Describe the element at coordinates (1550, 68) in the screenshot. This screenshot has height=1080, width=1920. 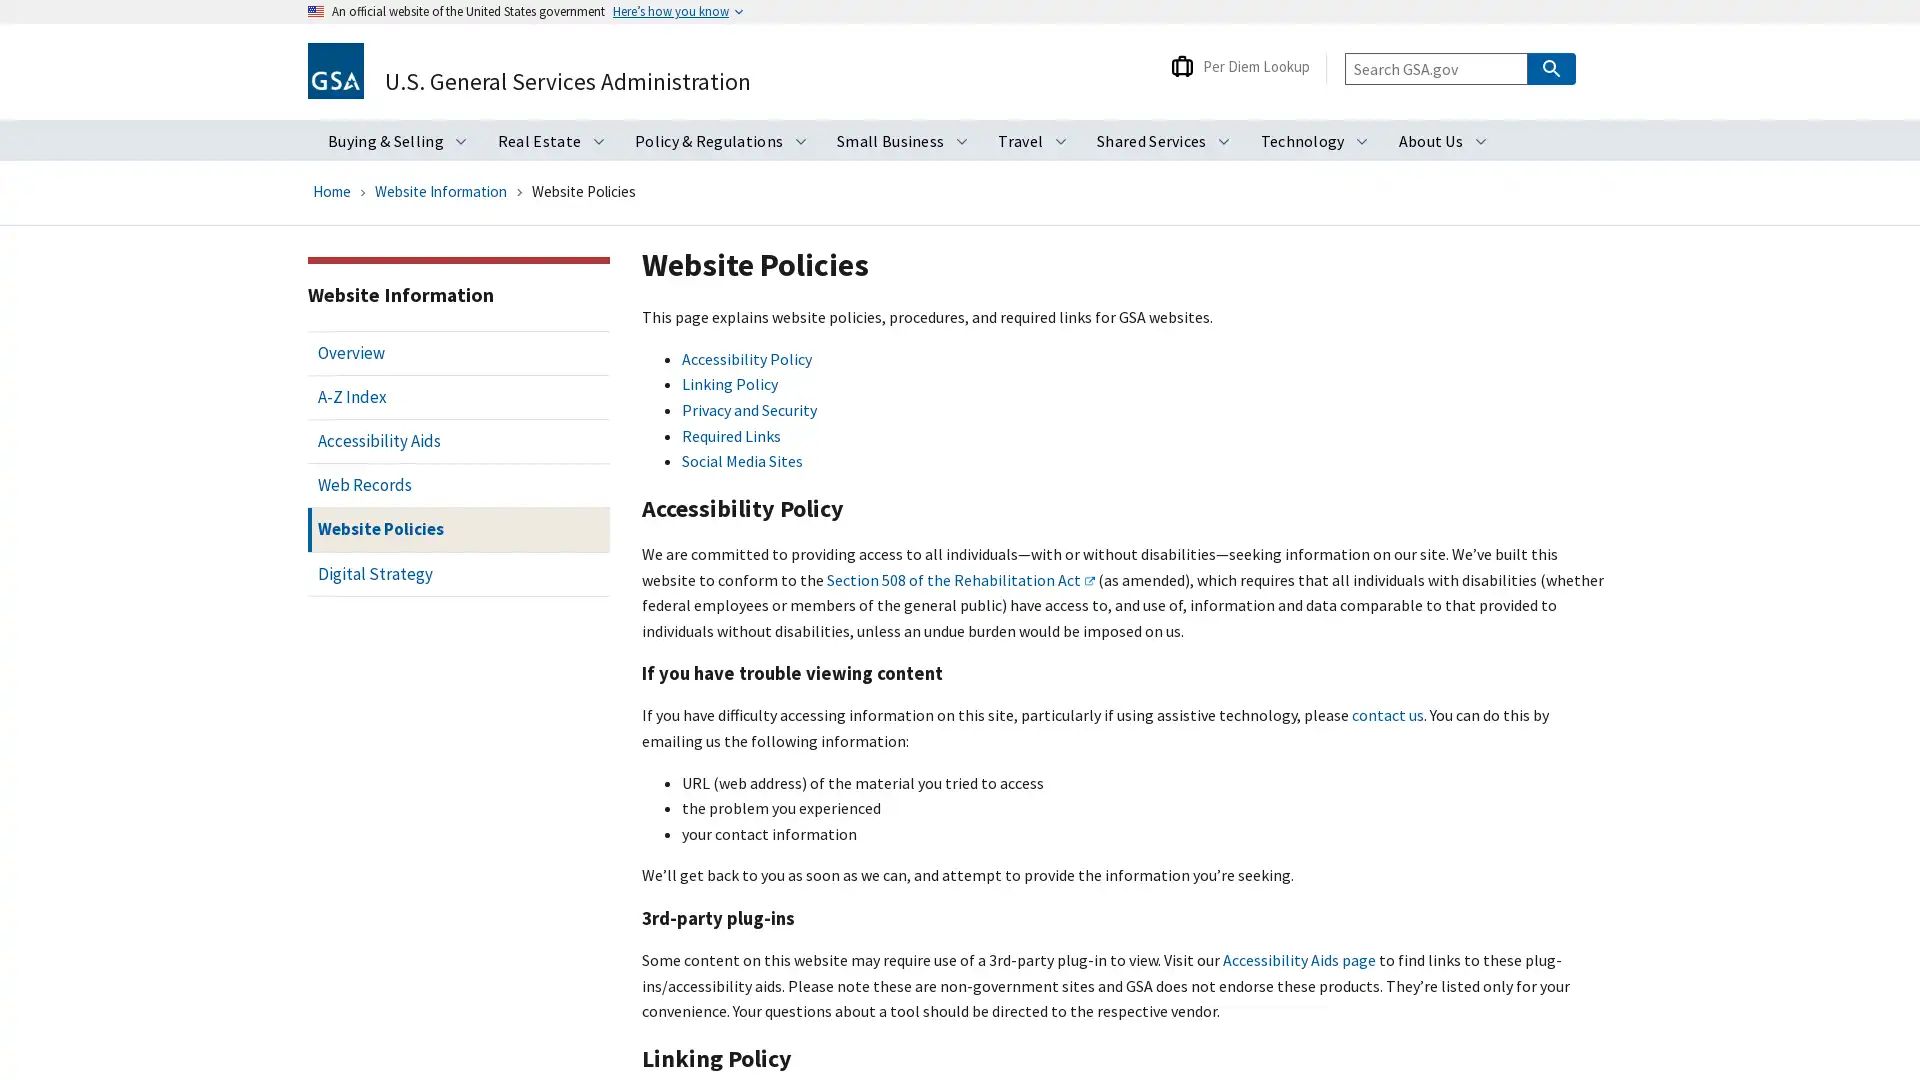
I see `Search` at that location.